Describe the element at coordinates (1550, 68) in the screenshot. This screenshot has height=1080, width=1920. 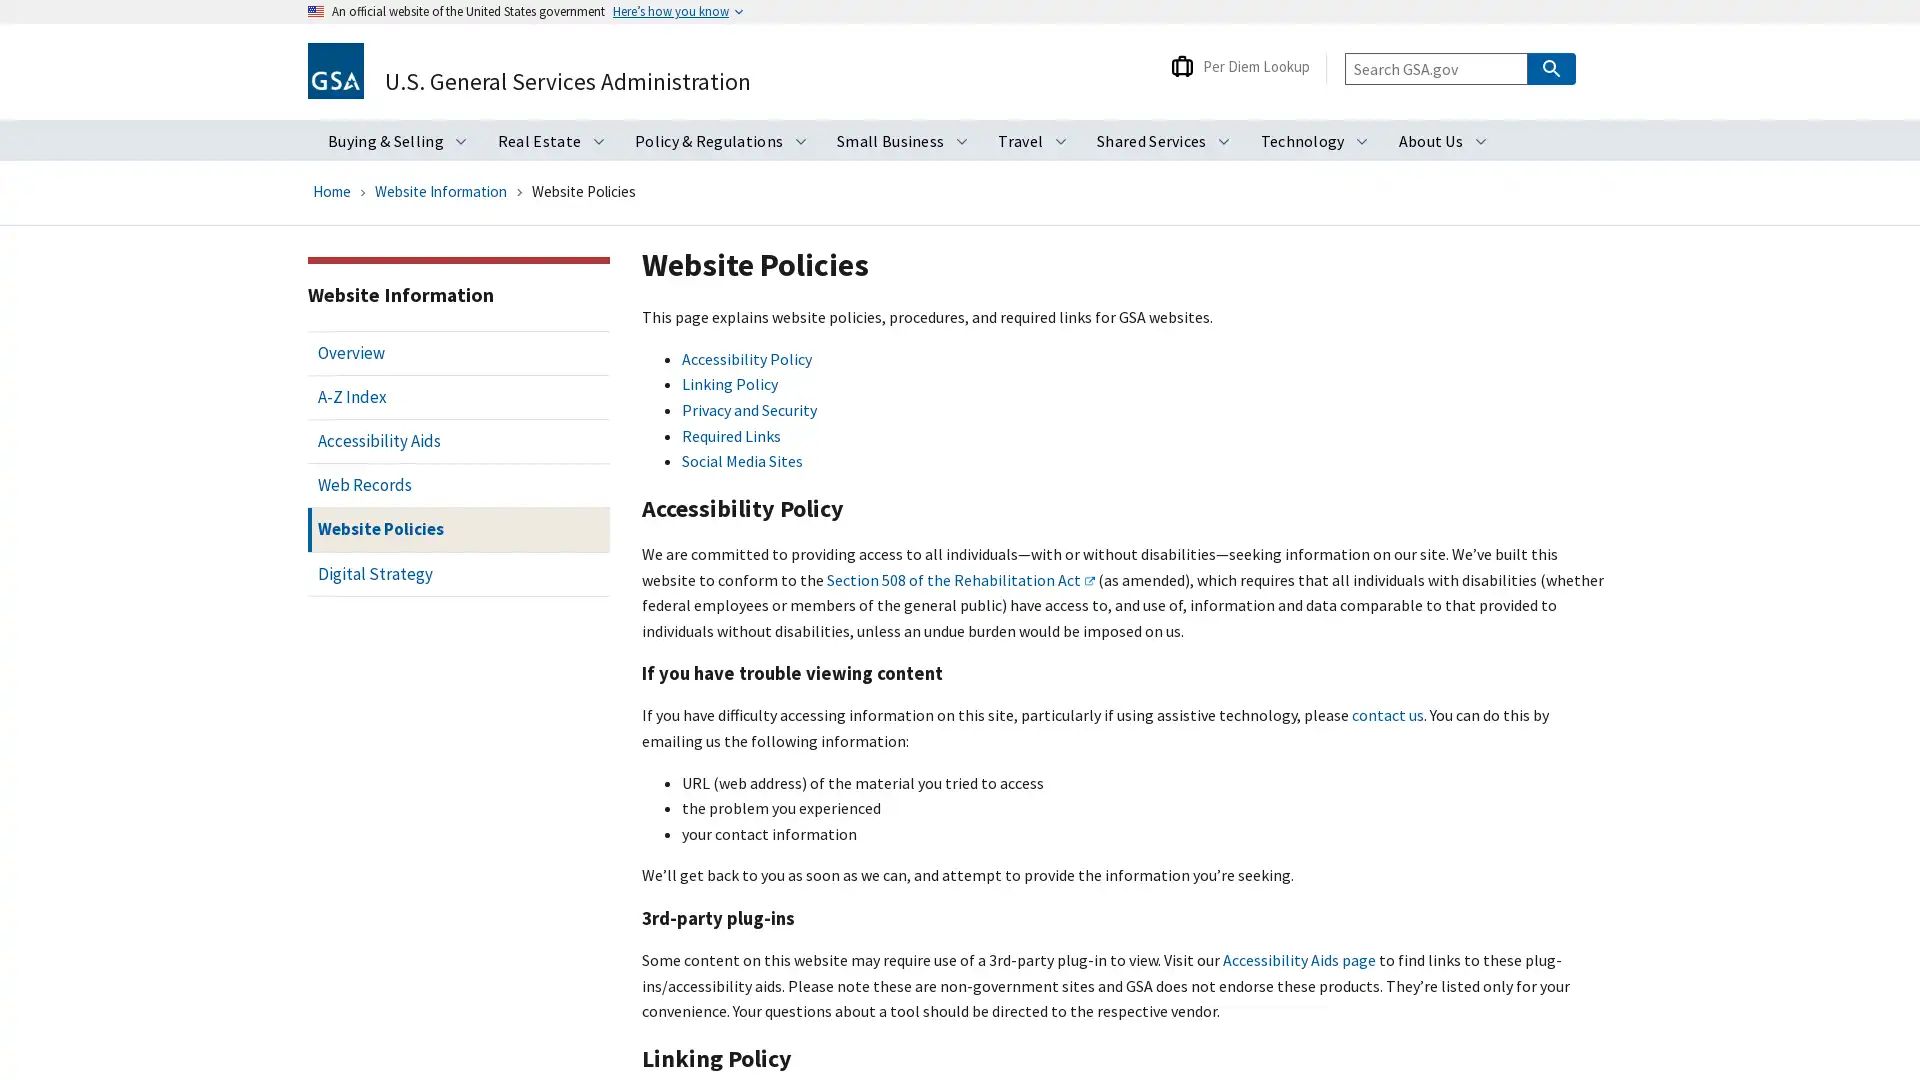
I see `Search` at that location.